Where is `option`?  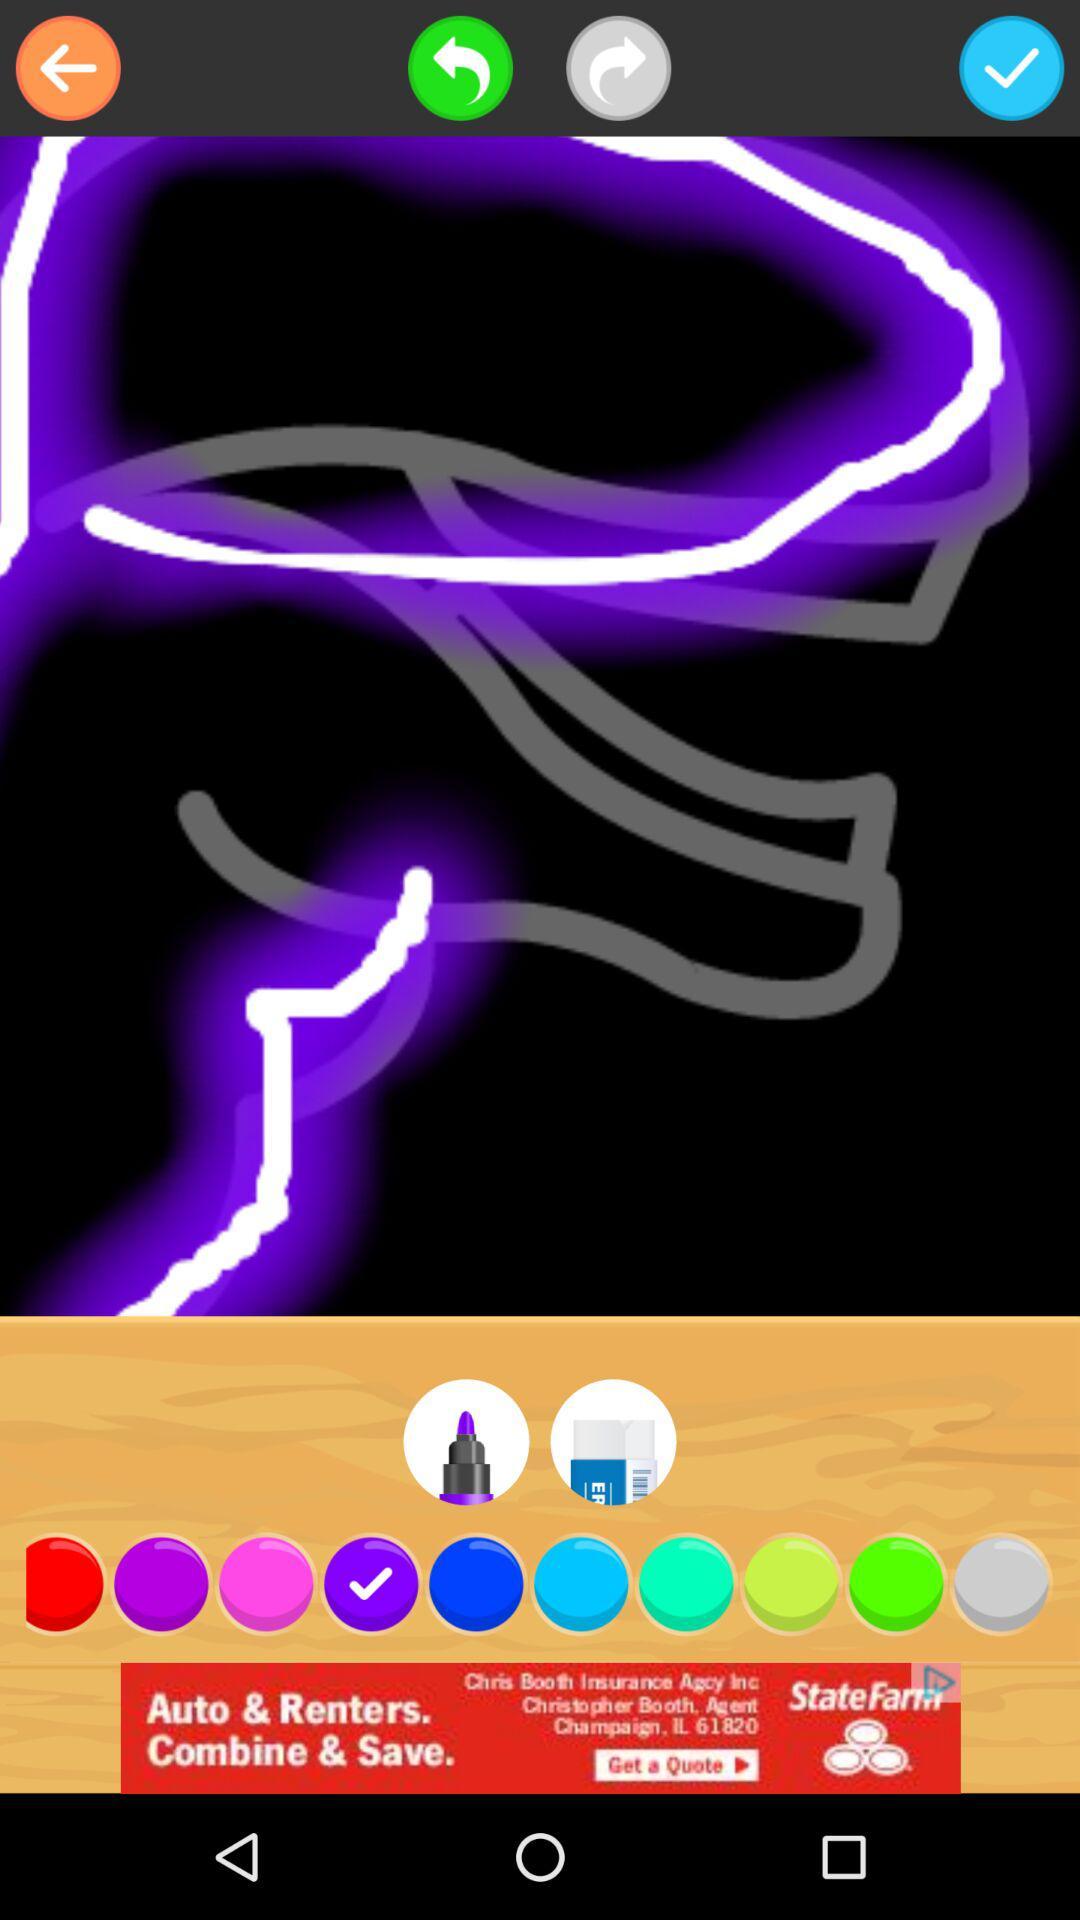
option is located at coordinates (1011, 68).